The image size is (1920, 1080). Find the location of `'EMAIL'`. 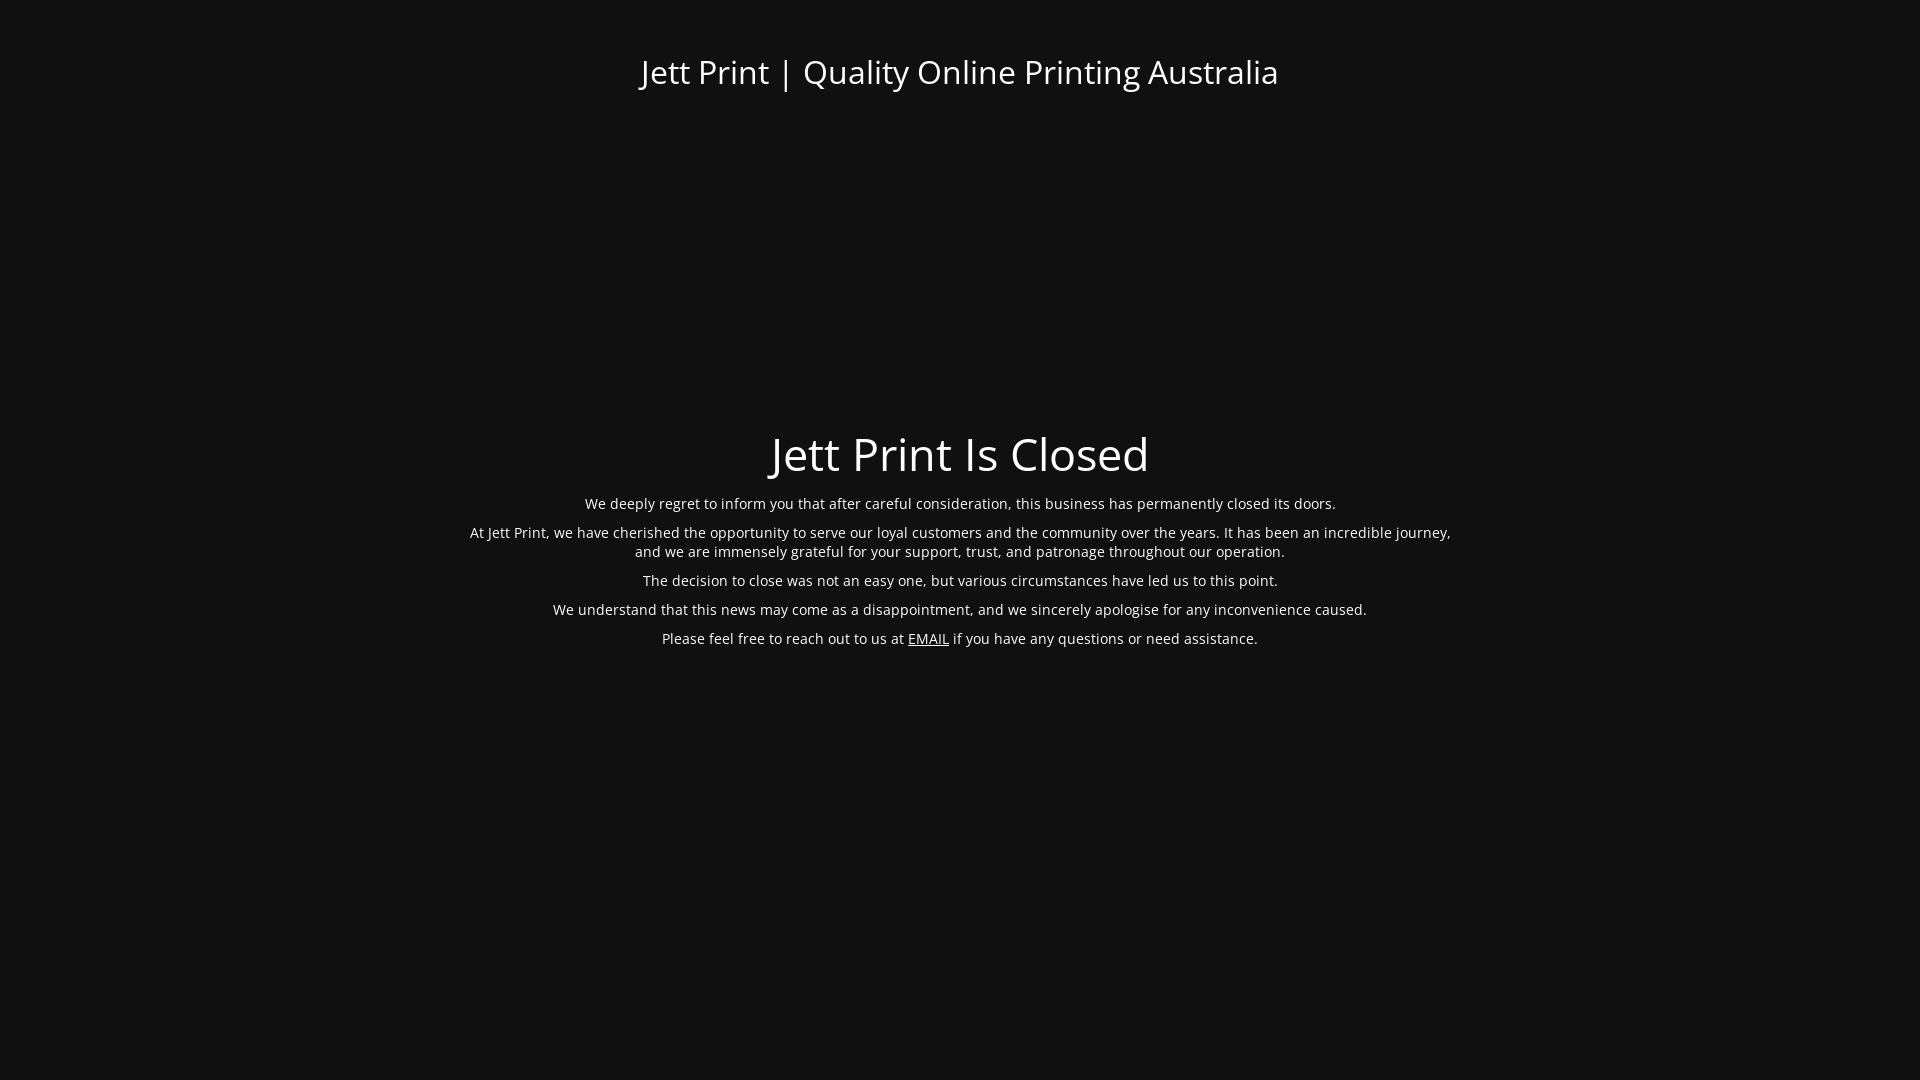

'EMAIL' is located at coordinates (927, 637).